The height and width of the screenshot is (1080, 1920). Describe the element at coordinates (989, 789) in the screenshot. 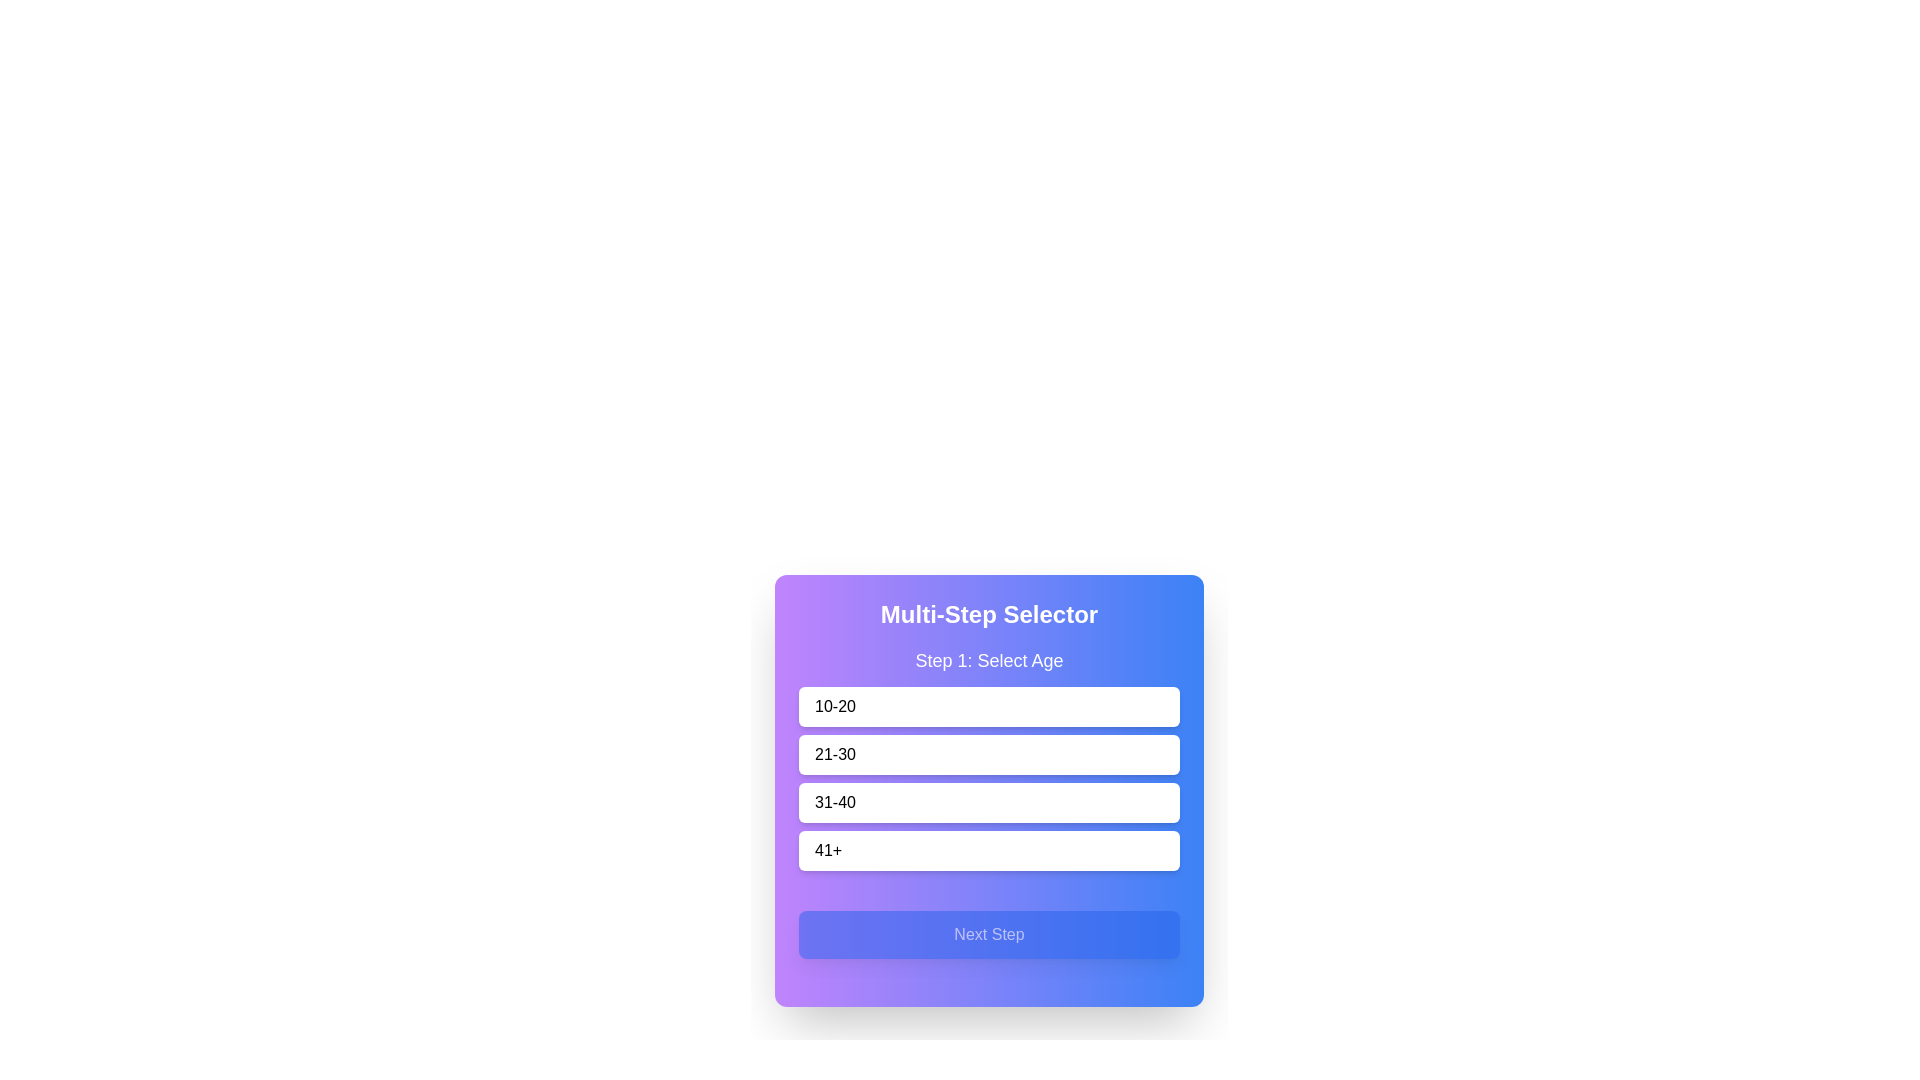

I see `an option within the 'Multi-Step Selector' panel that displays various age selection buttons such as '10-20', '21-30', '31-40', and '41+'` at that location.